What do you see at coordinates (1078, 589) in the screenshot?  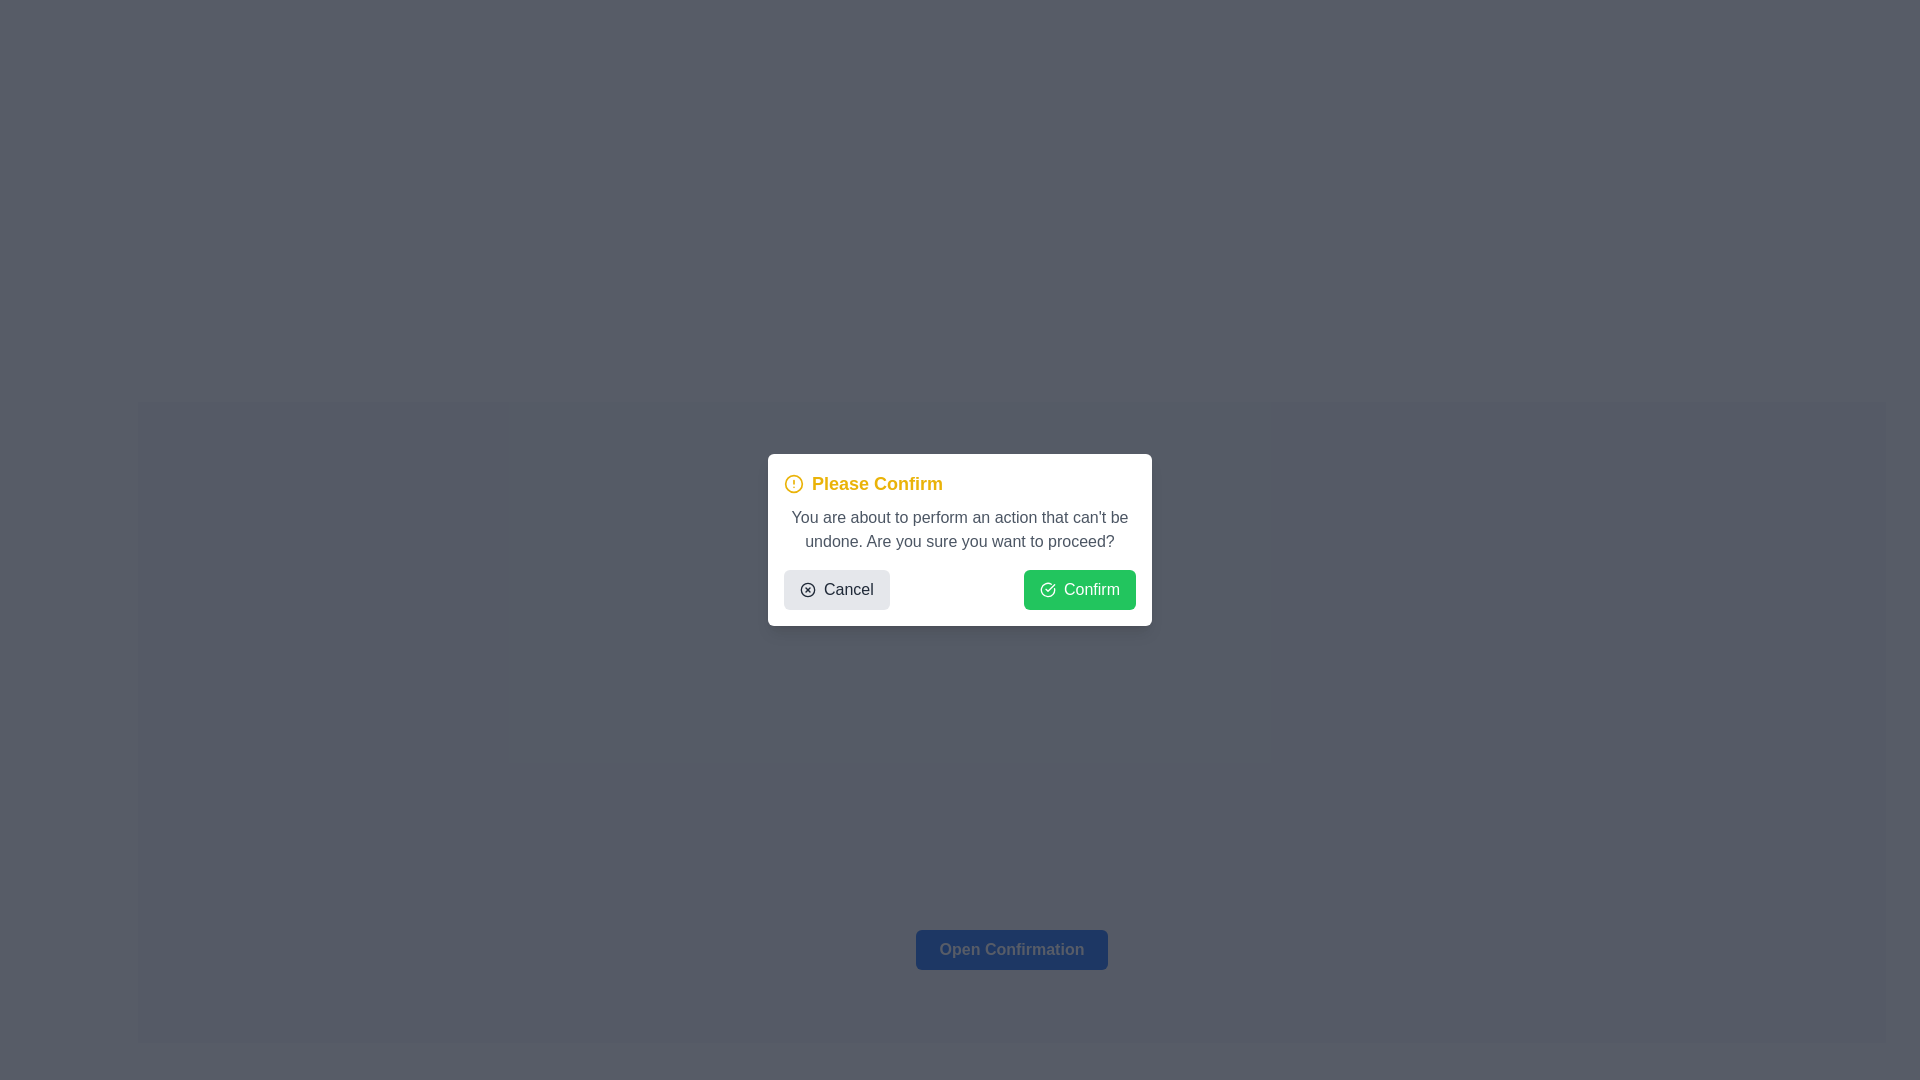 I see `the 'Confirm' button with a green background and white text to confirm the action` at bounding box center [1078, 589].